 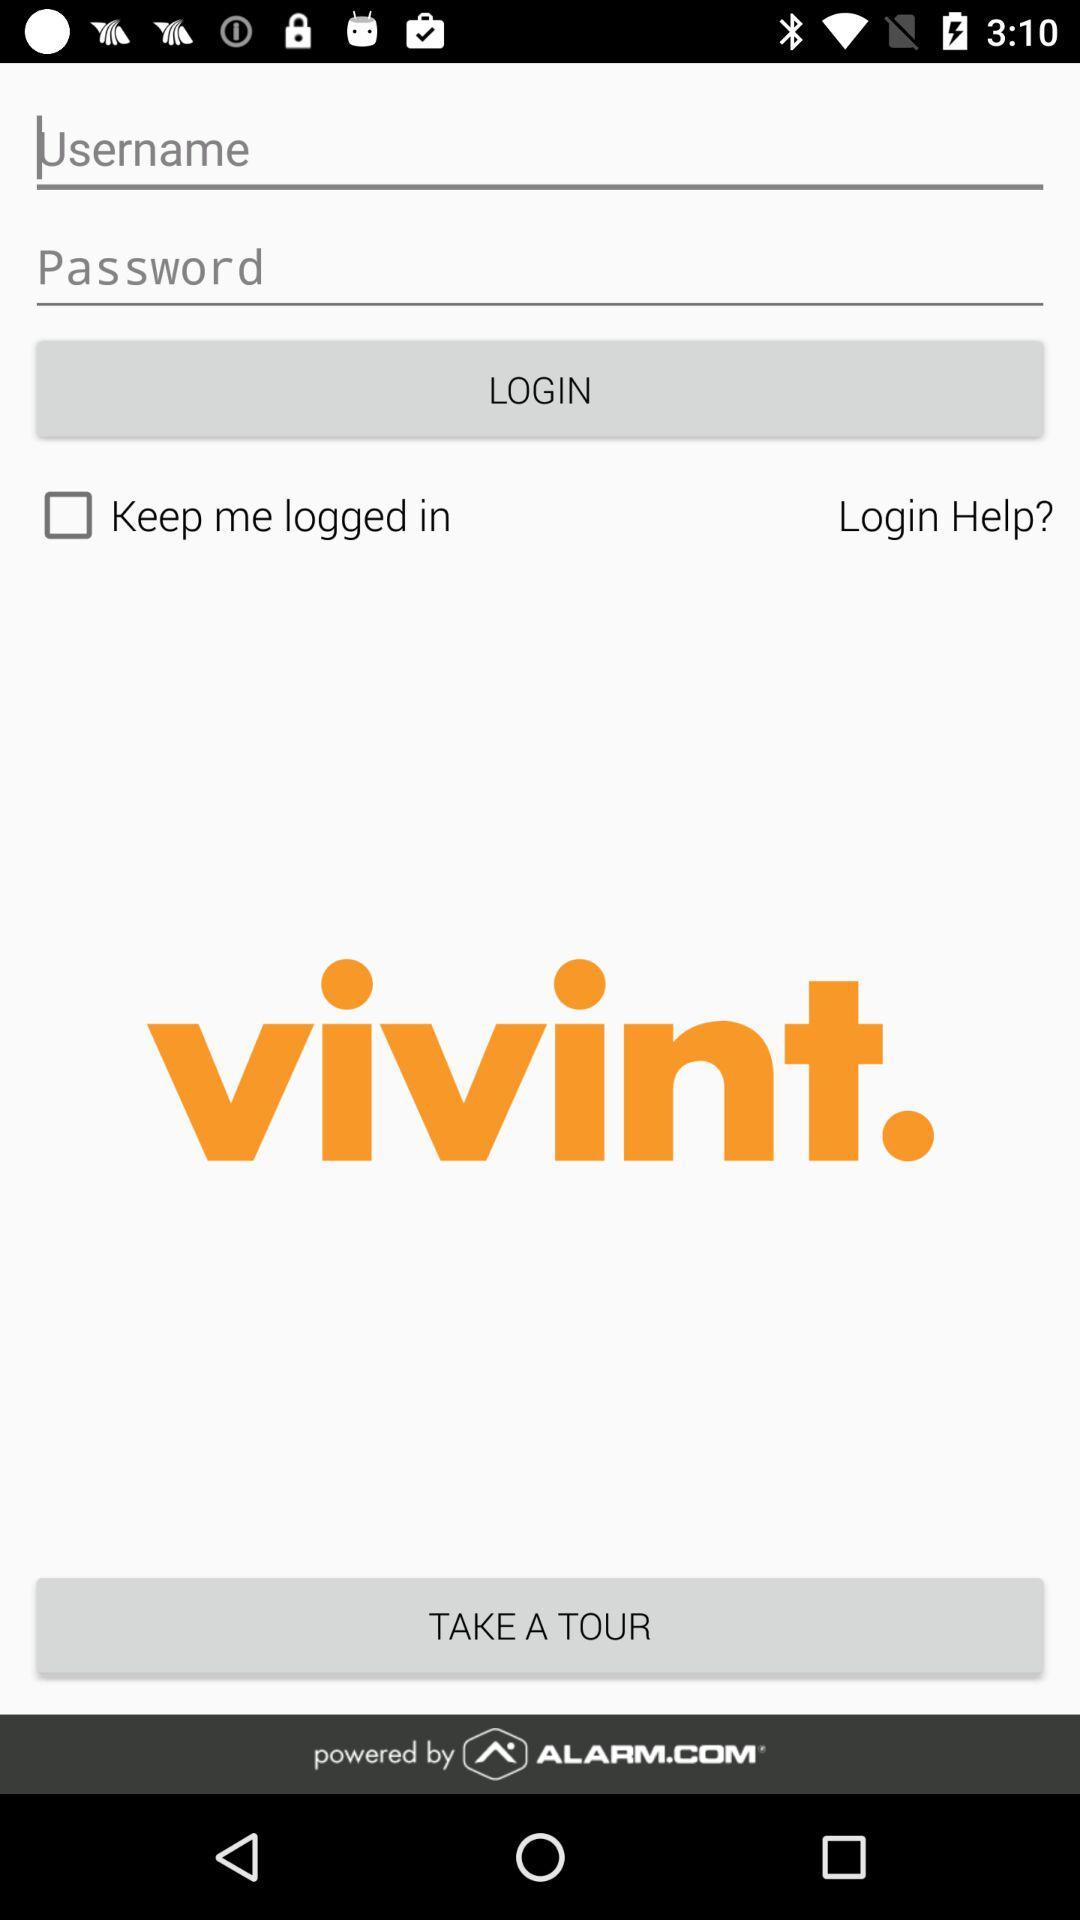 What do you see at coordinates (431, 515) in the screenshot?
I see `icon below the login` at bounding box center [431, 515].